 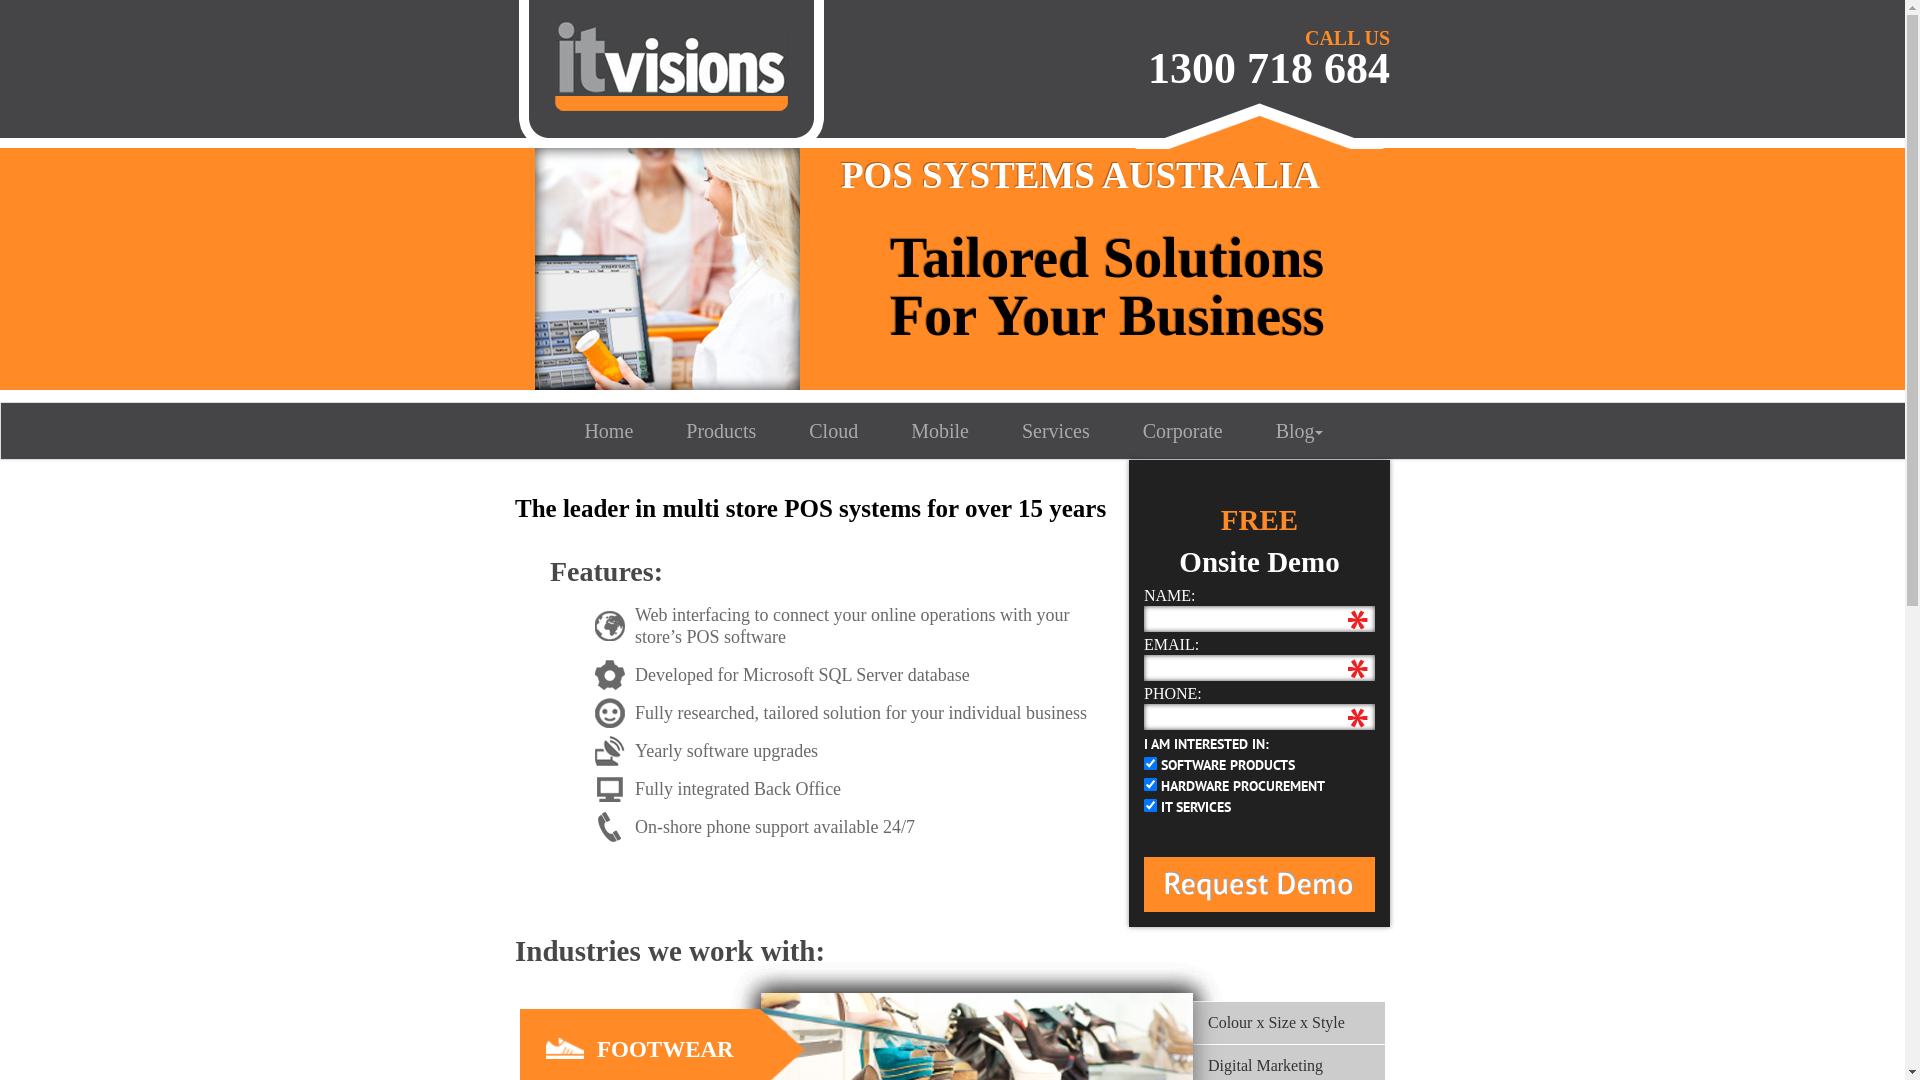 I want to click on 'Services', so click(x=1055, y=430).